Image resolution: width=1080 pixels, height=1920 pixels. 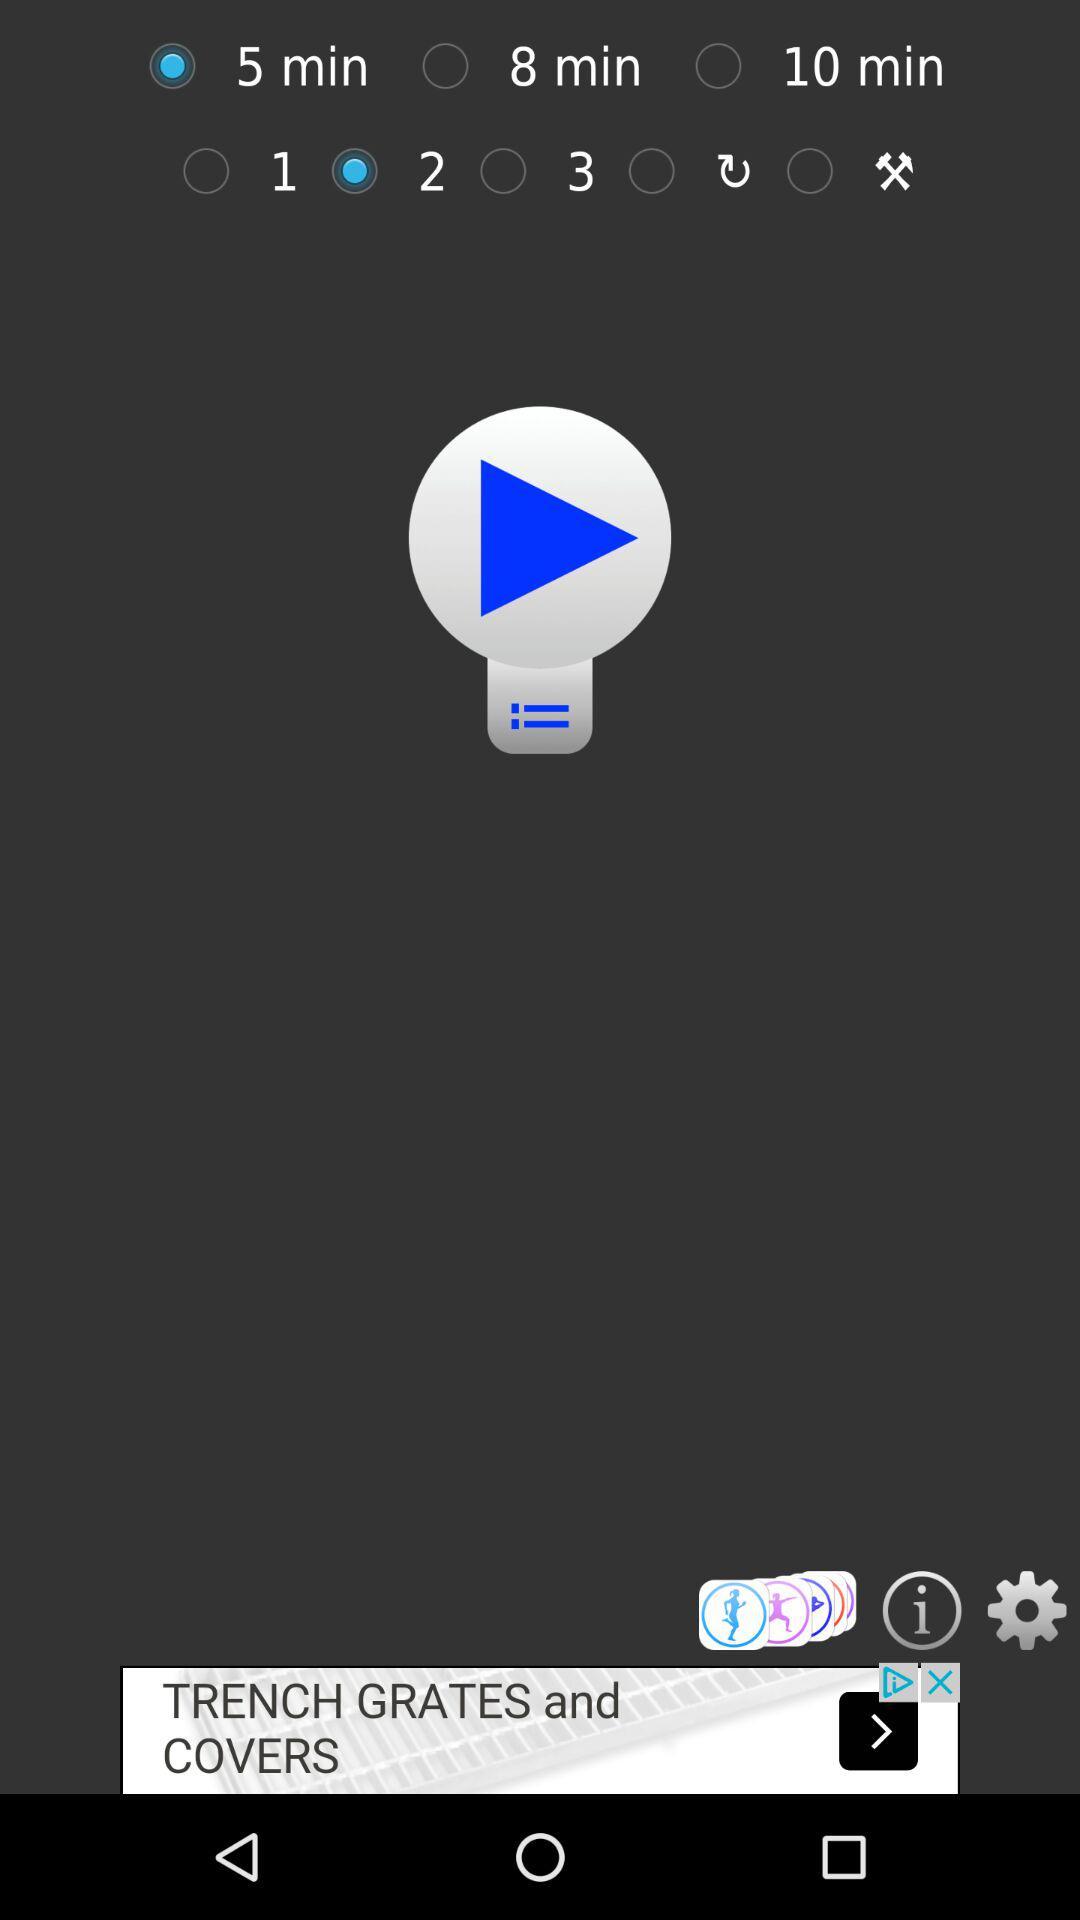 I want to click on watch video, so click(x=540, y=537).